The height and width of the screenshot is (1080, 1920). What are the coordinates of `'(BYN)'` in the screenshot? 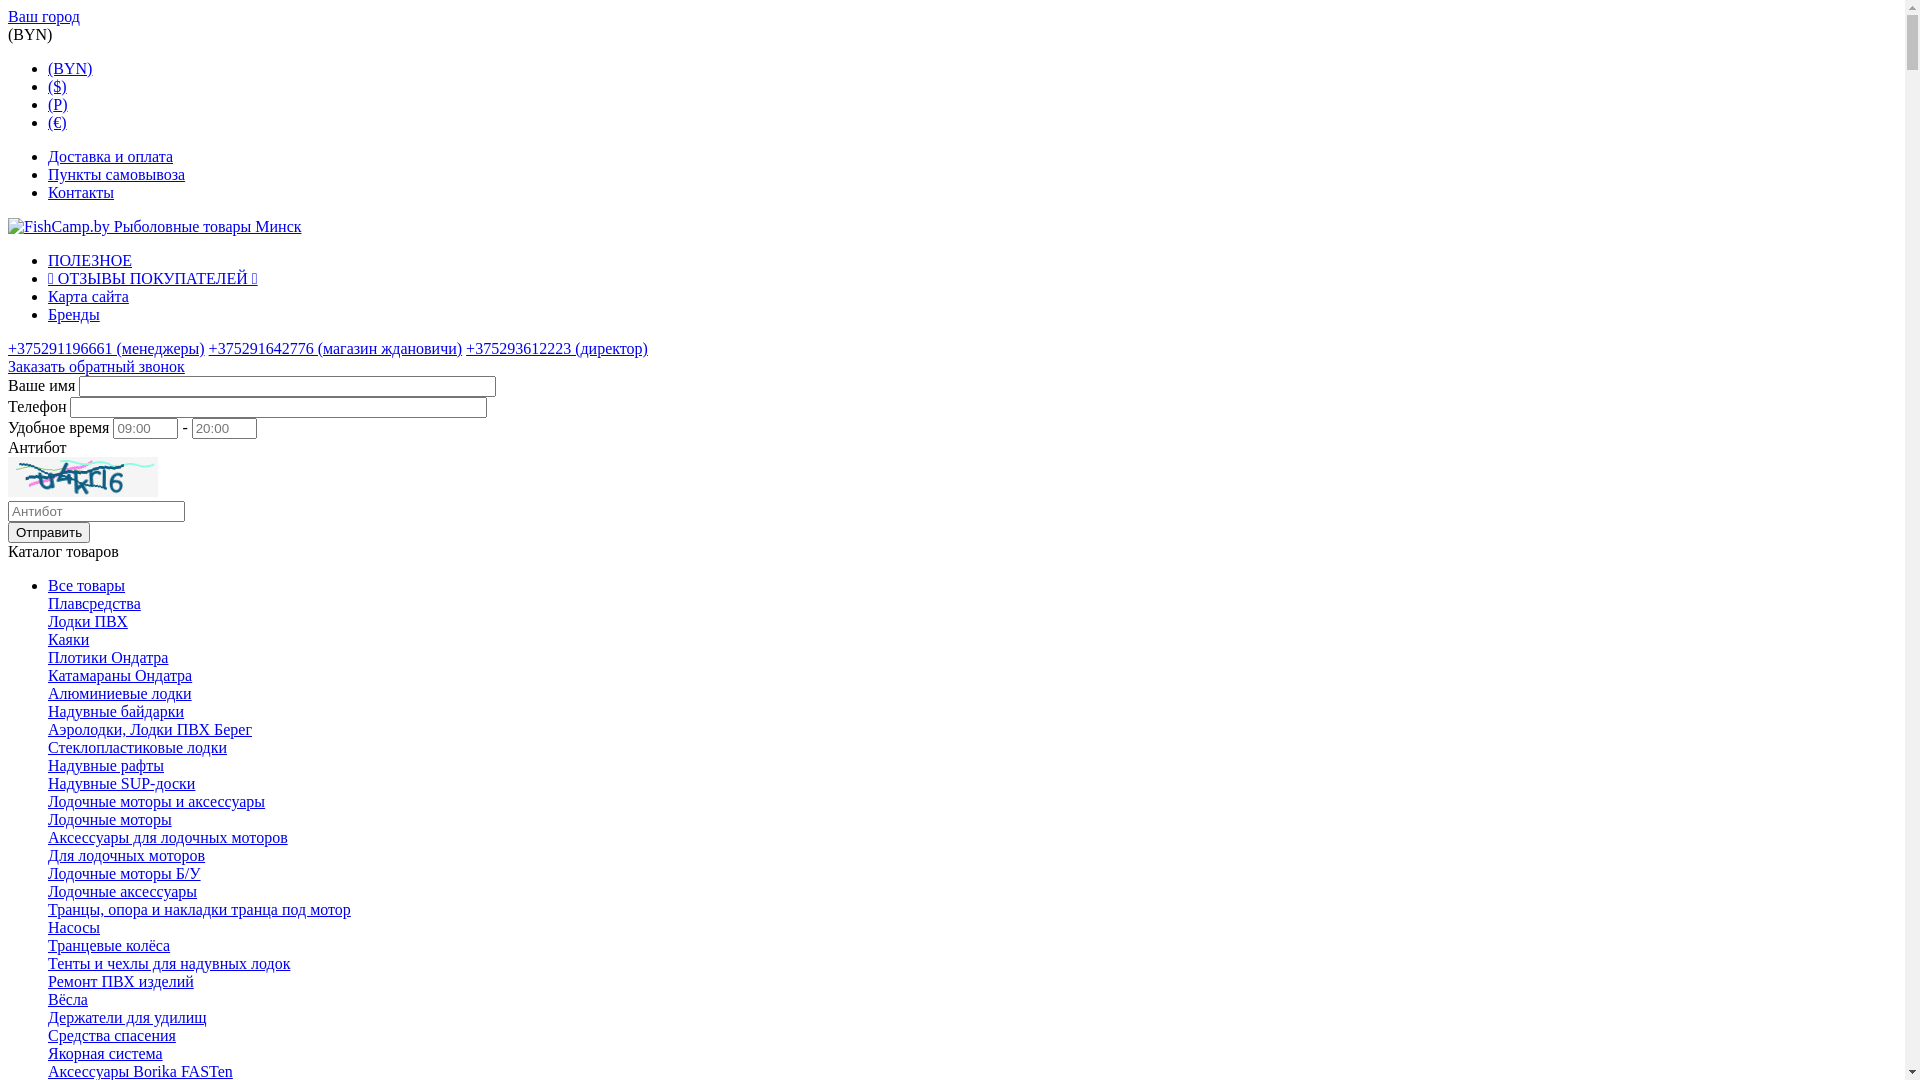 It's located at (70, 67).